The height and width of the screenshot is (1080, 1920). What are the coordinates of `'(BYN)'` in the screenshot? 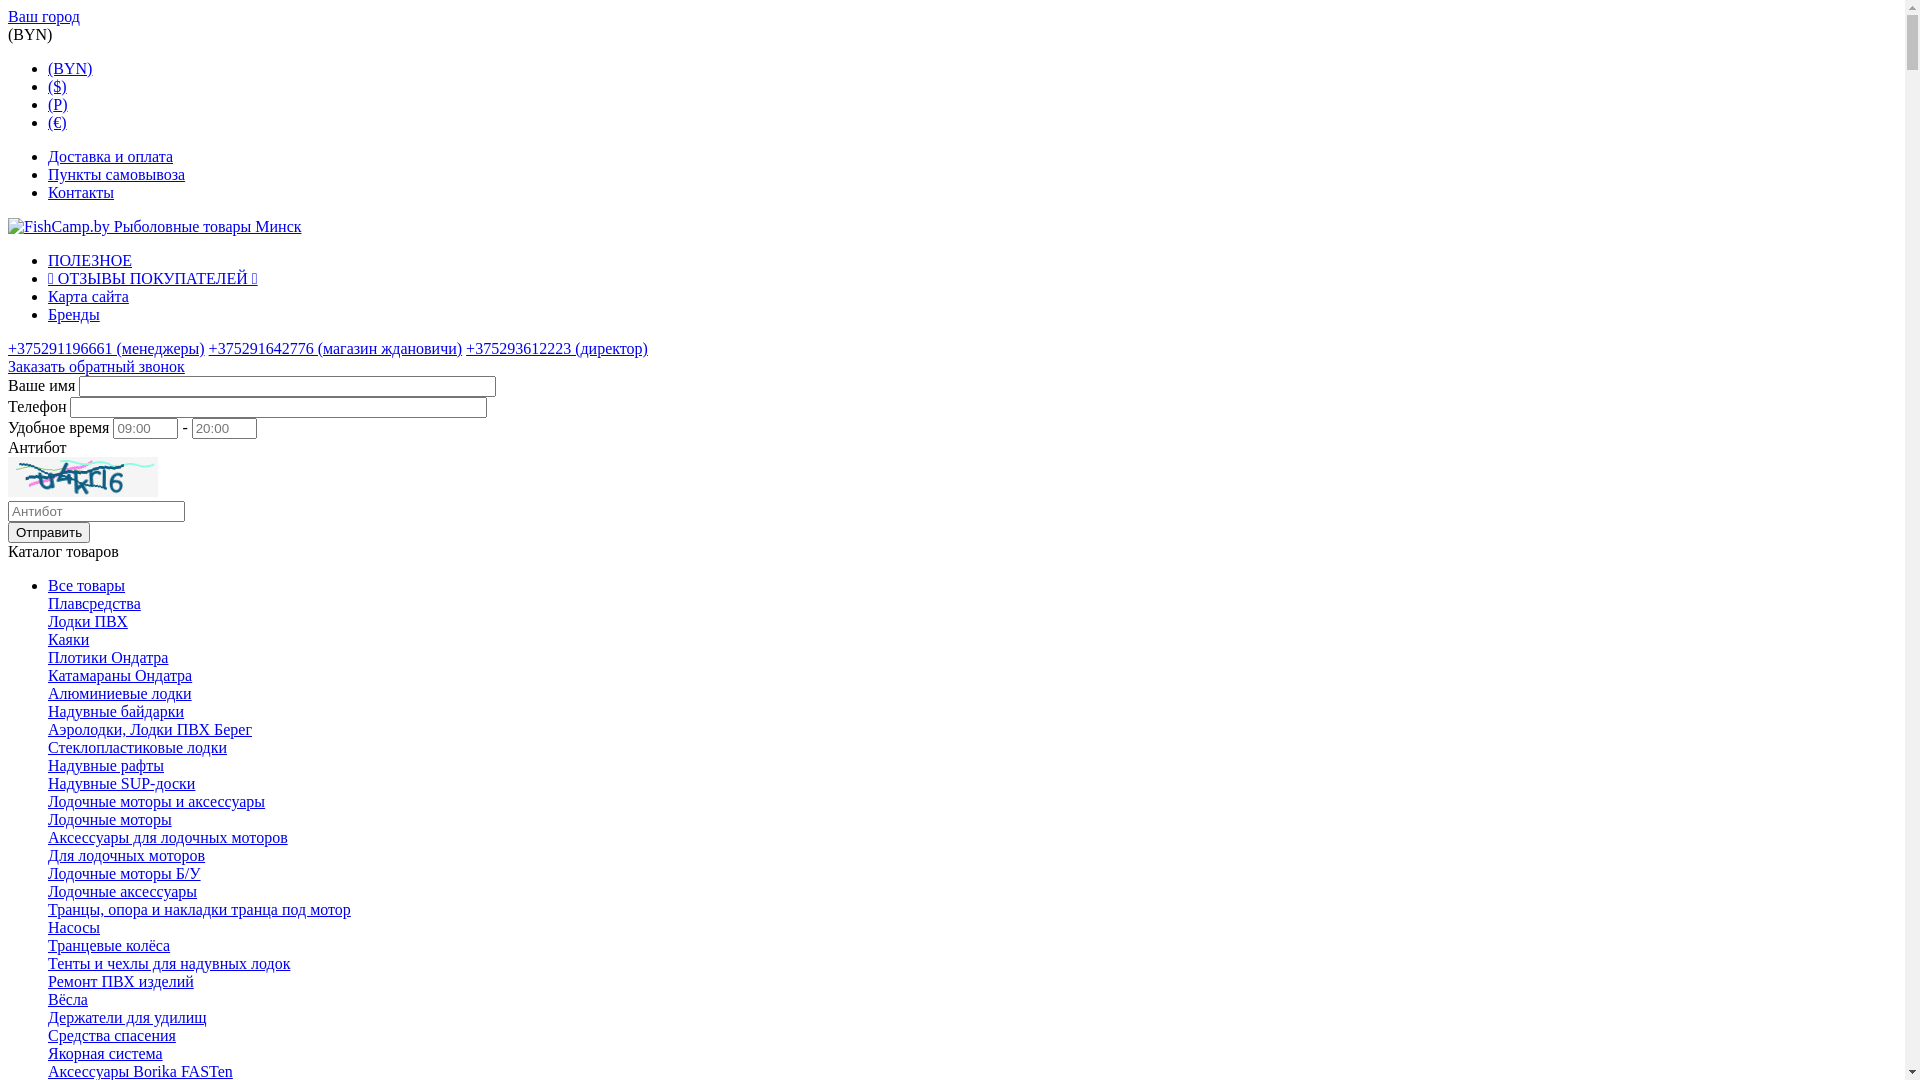 It's located at (70, 67).